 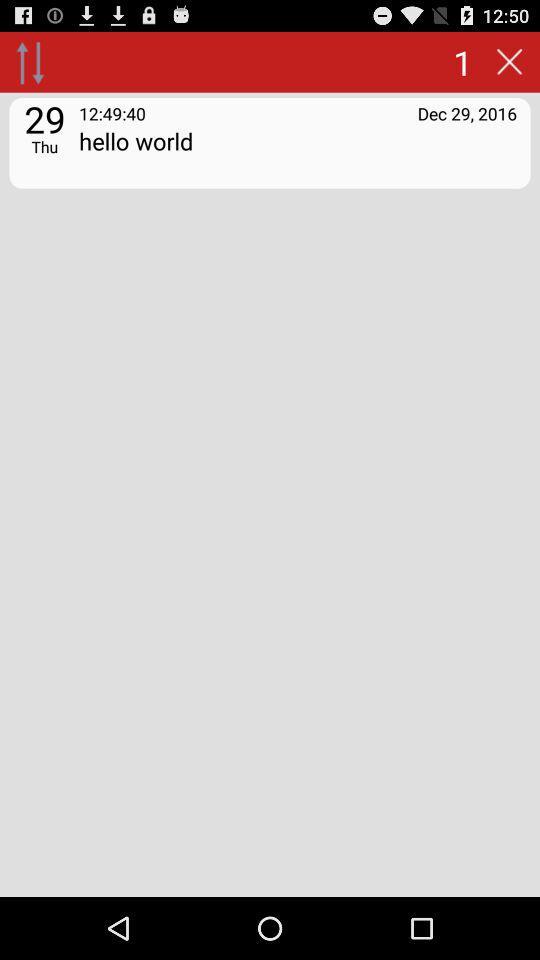 I want to click on icon below 12:49:40 app, so click(x=297, y=153).